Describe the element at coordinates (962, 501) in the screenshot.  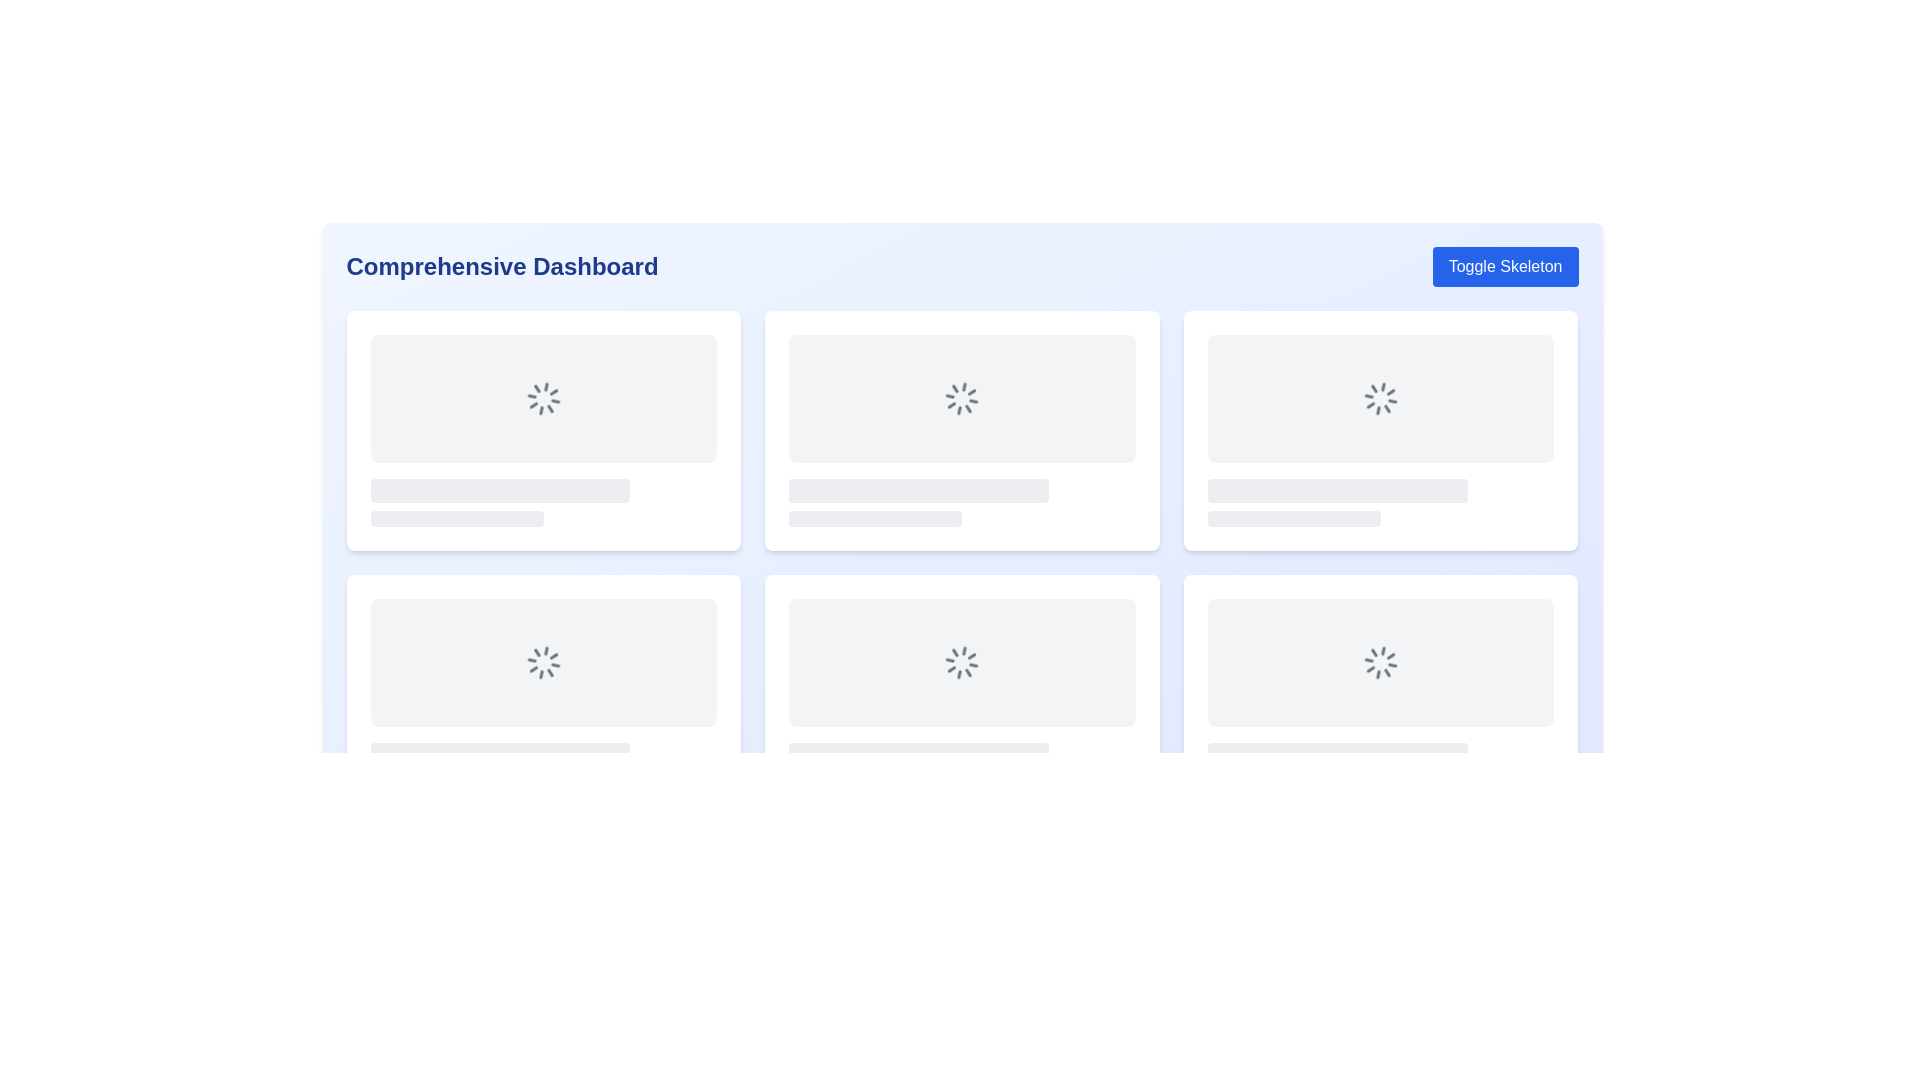
I see `the non-interactive placeholder block, which consists of two rectangular blocks stacked vertically with a light gray background and rounded corners, located in the central card on the second row of a grid layout` at that location.